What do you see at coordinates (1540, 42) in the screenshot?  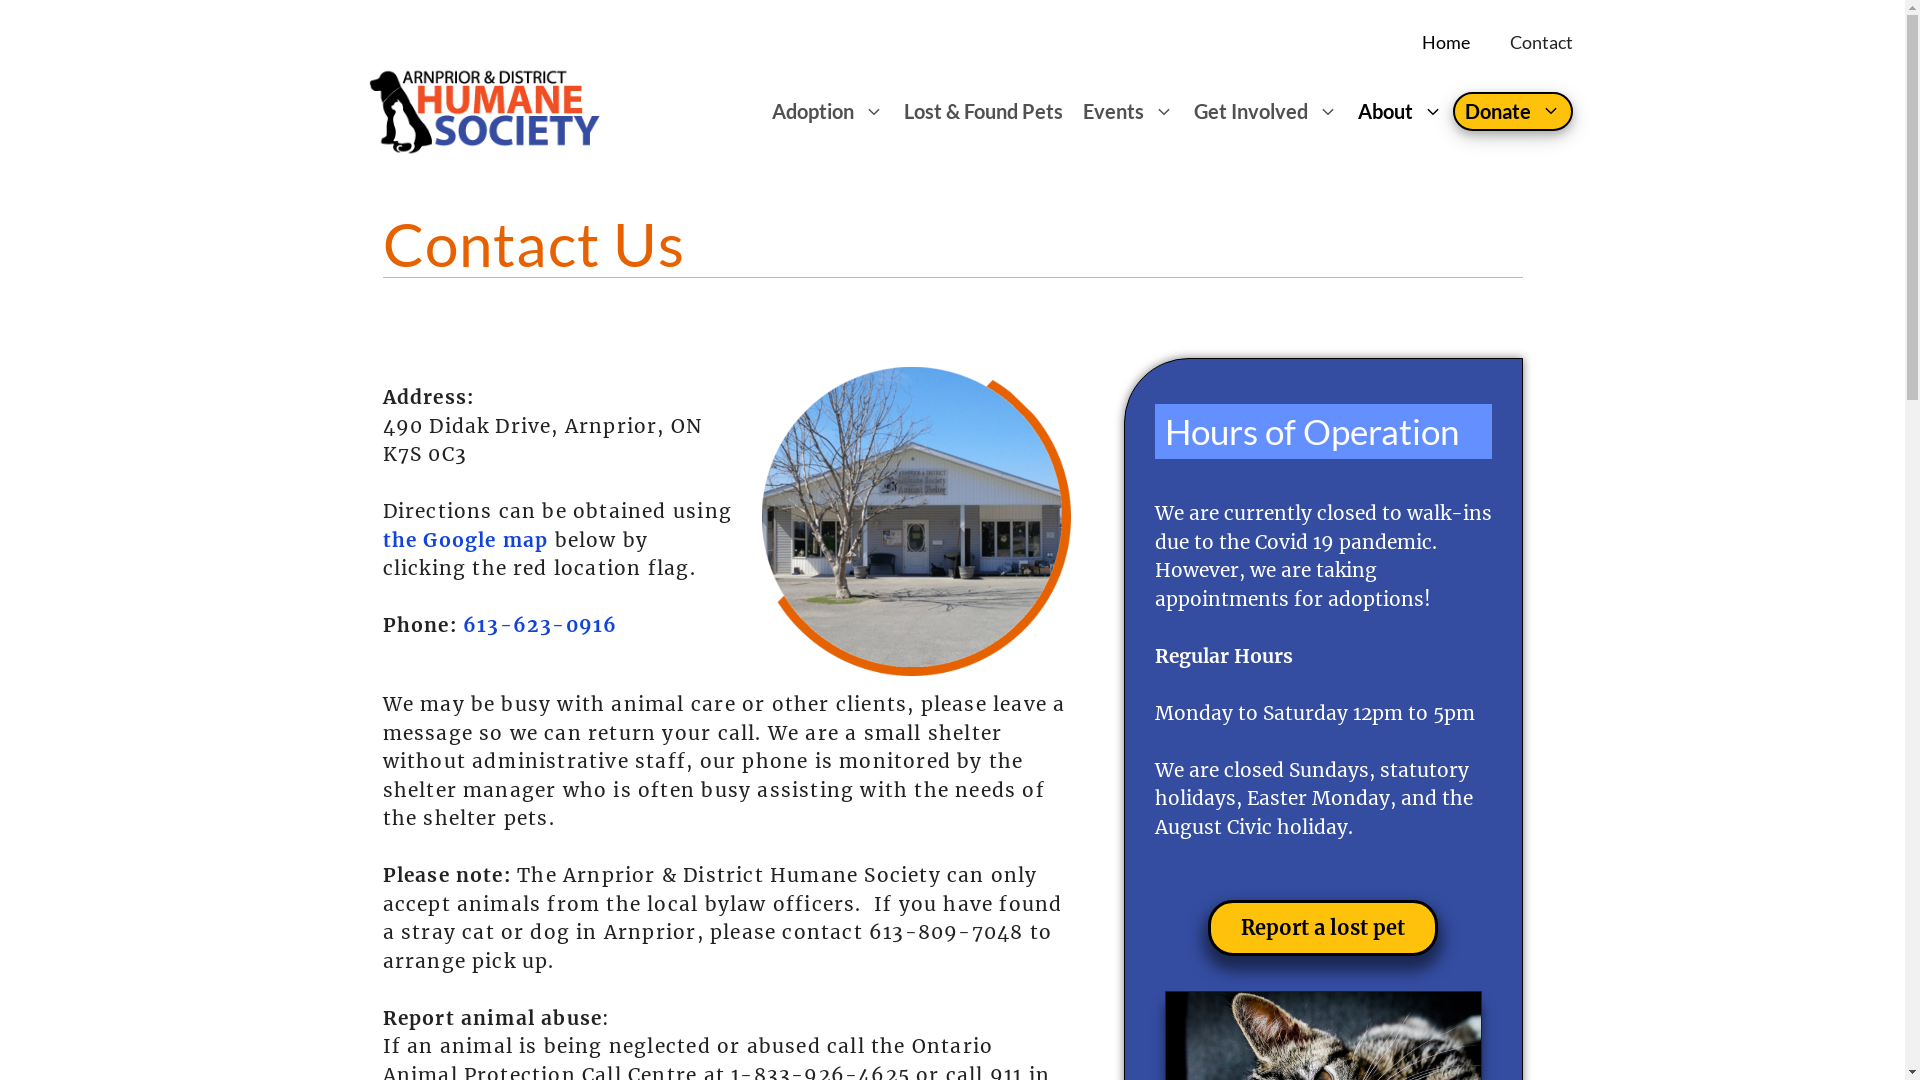 I see `'Contact'` at bounding box center [1540, 42].